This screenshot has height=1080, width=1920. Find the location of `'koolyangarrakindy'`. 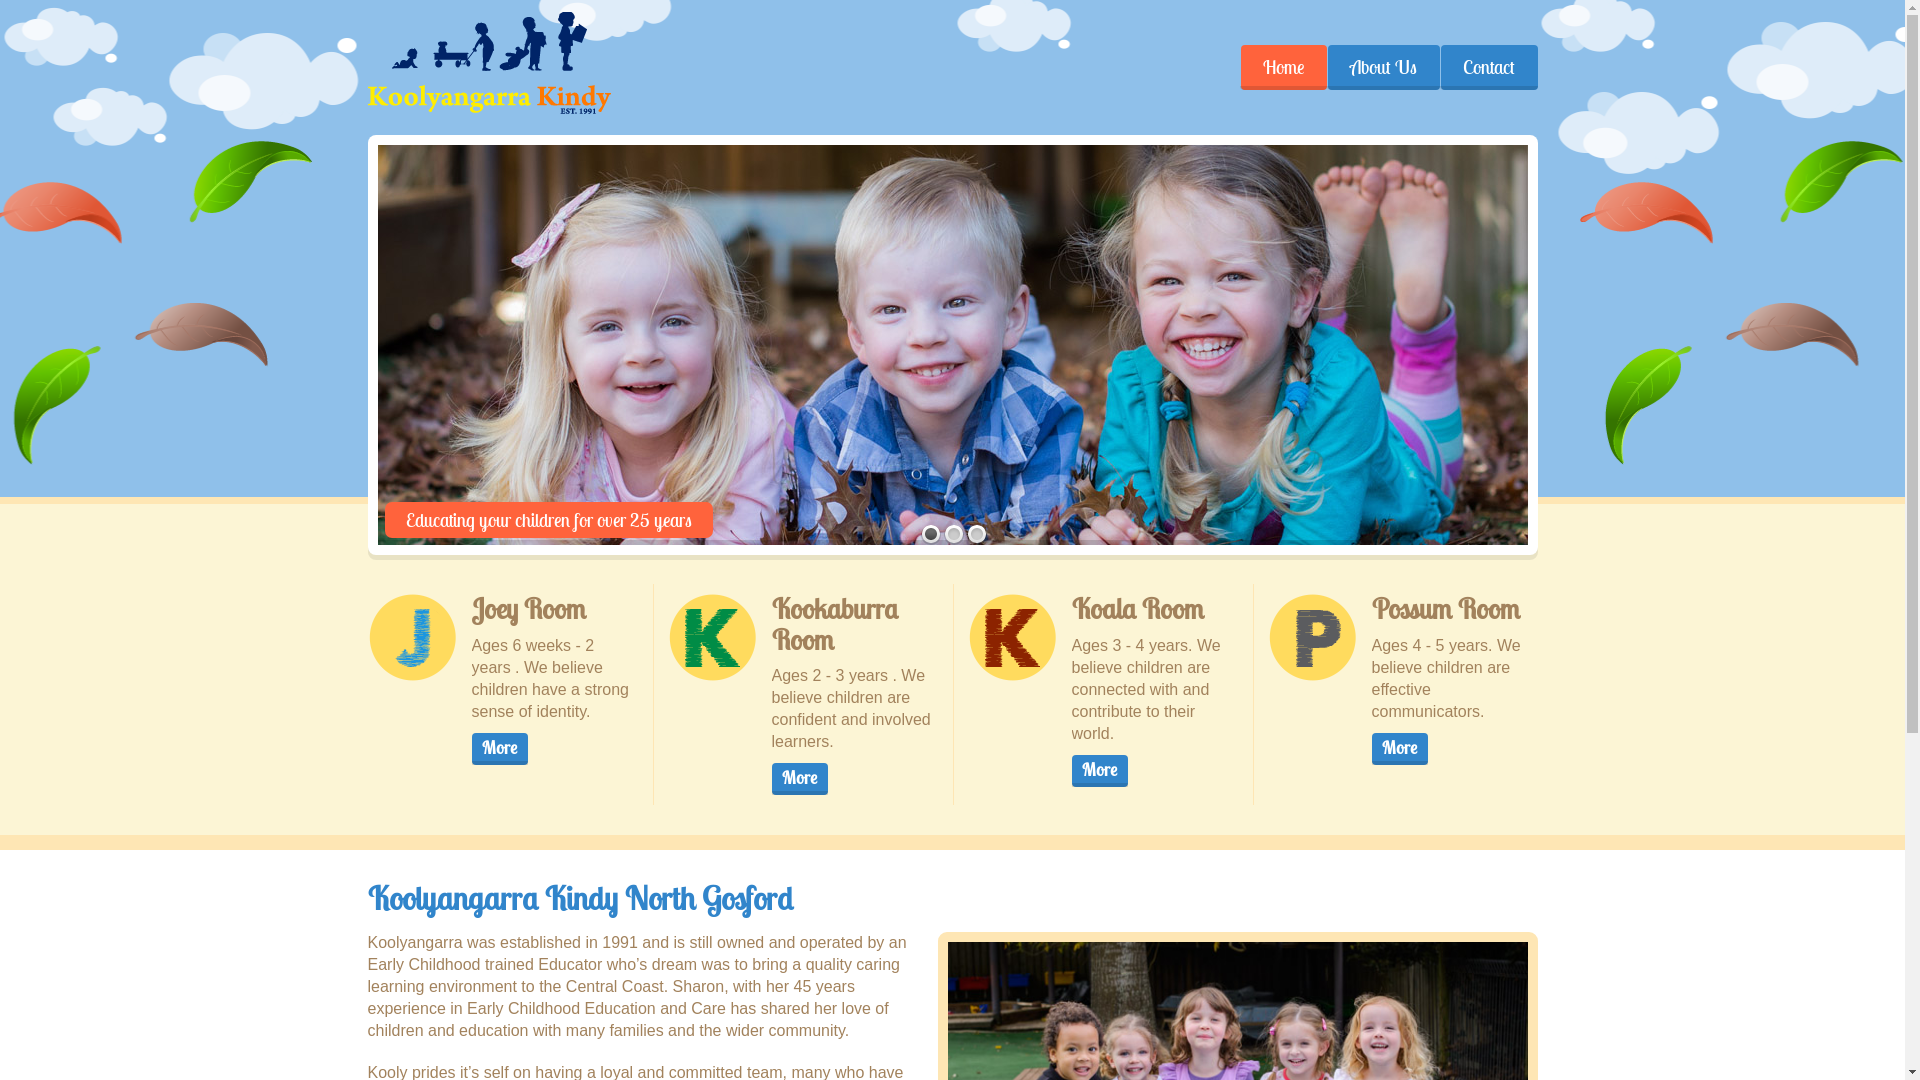

'koolyangarrakindy' is located at coordinates (489, 61).